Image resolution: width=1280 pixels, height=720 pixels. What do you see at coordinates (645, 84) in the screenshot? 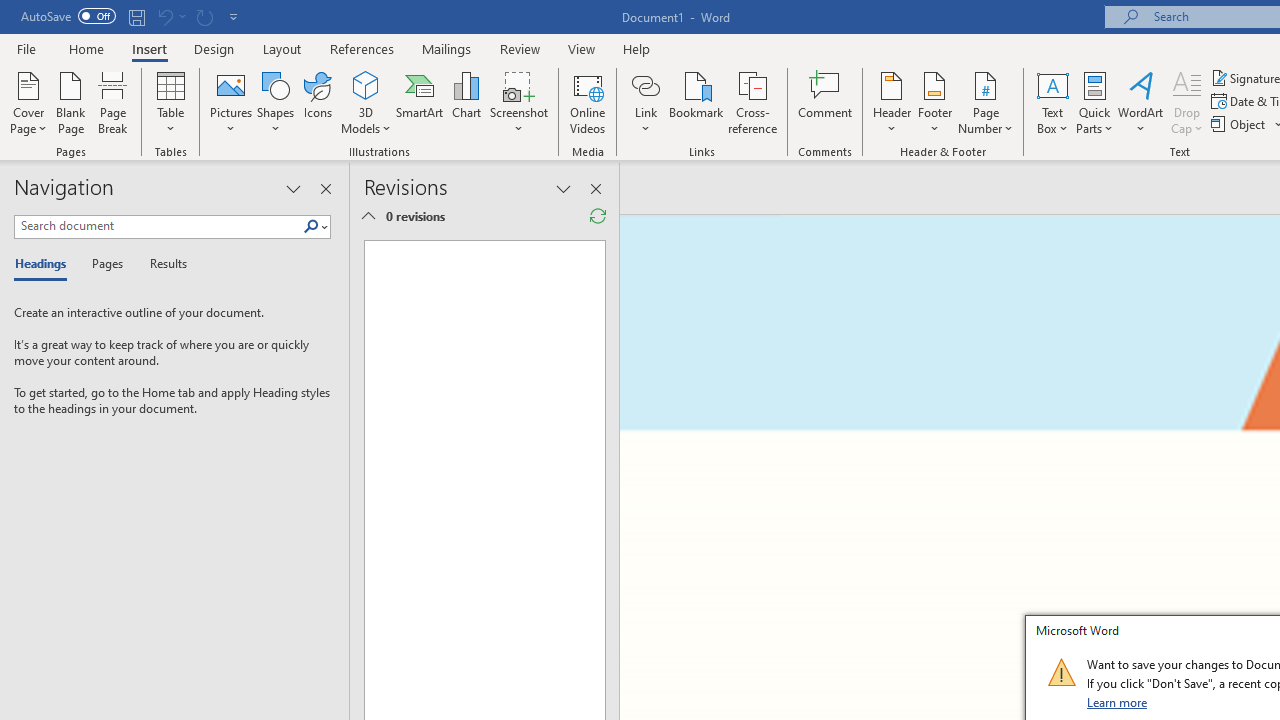
I see `'Link'` at bounding box center [645, 84].